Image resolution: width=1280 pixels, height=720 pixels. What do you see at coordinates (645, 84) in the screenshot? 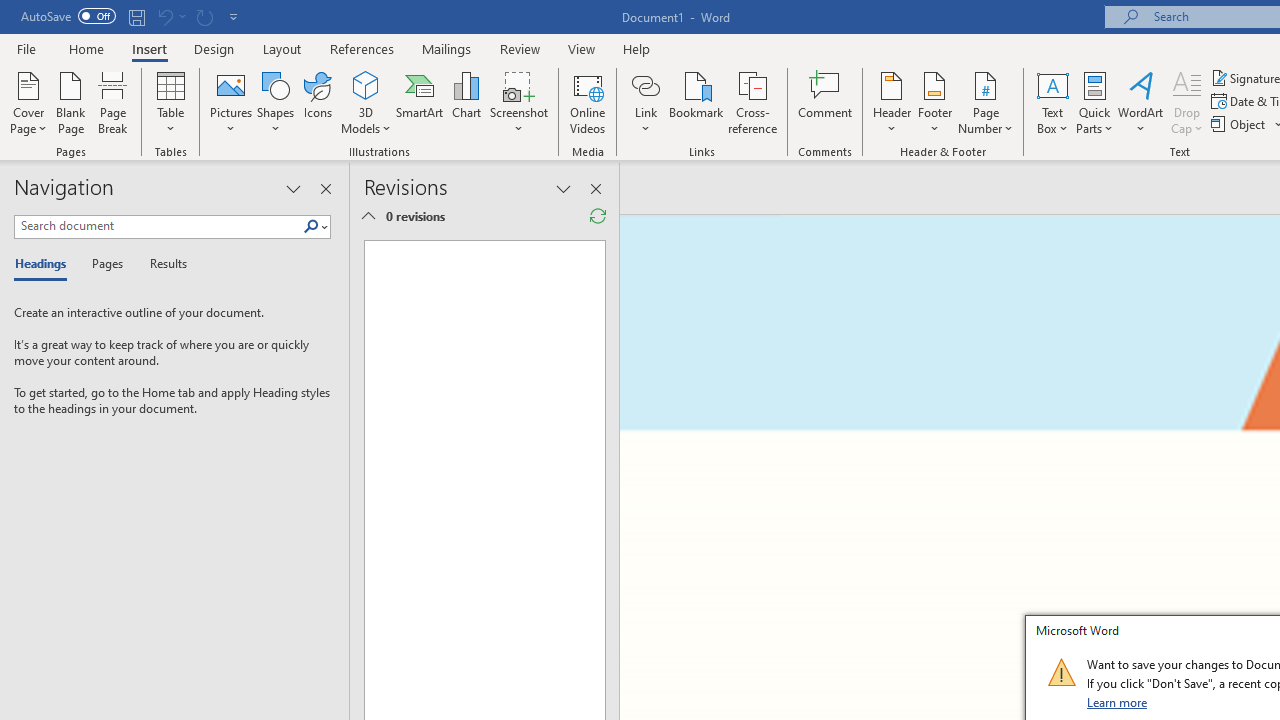
I see `'Link'` at bounding box center [645, 84].